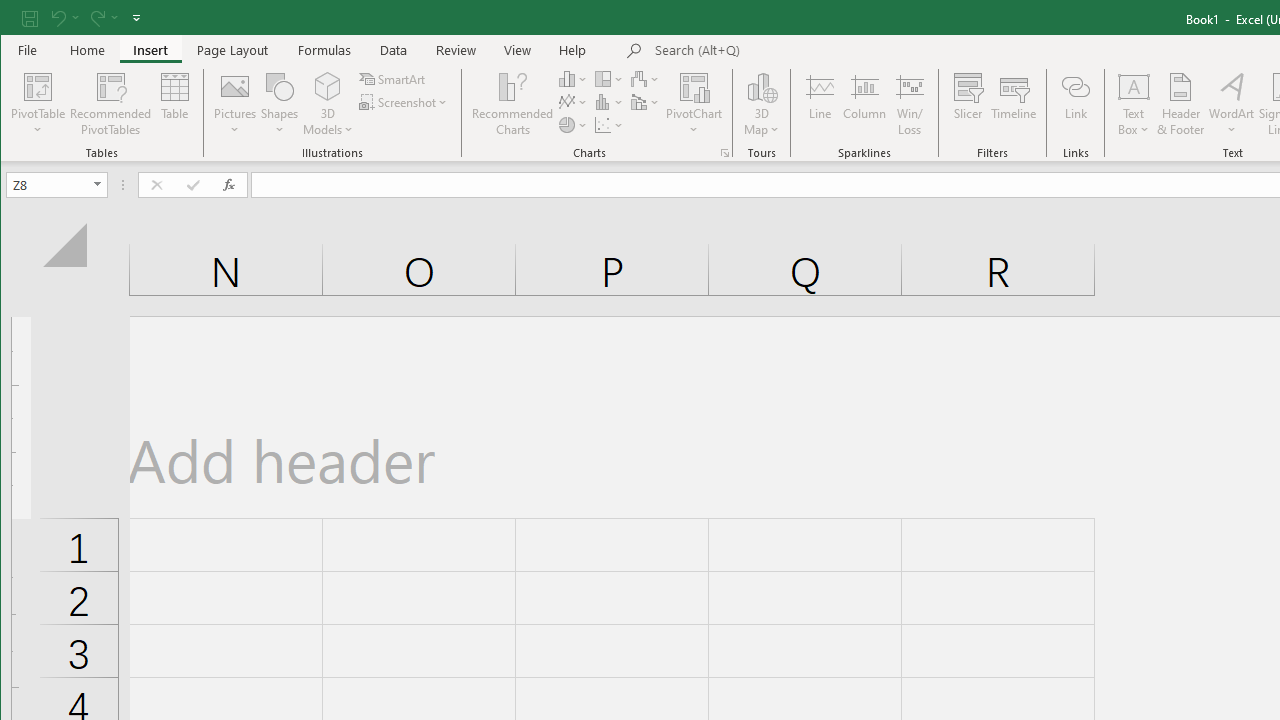 The height and width of the screenshot is (720, 1280). I want to click on '3D Map', so click(761, 104).